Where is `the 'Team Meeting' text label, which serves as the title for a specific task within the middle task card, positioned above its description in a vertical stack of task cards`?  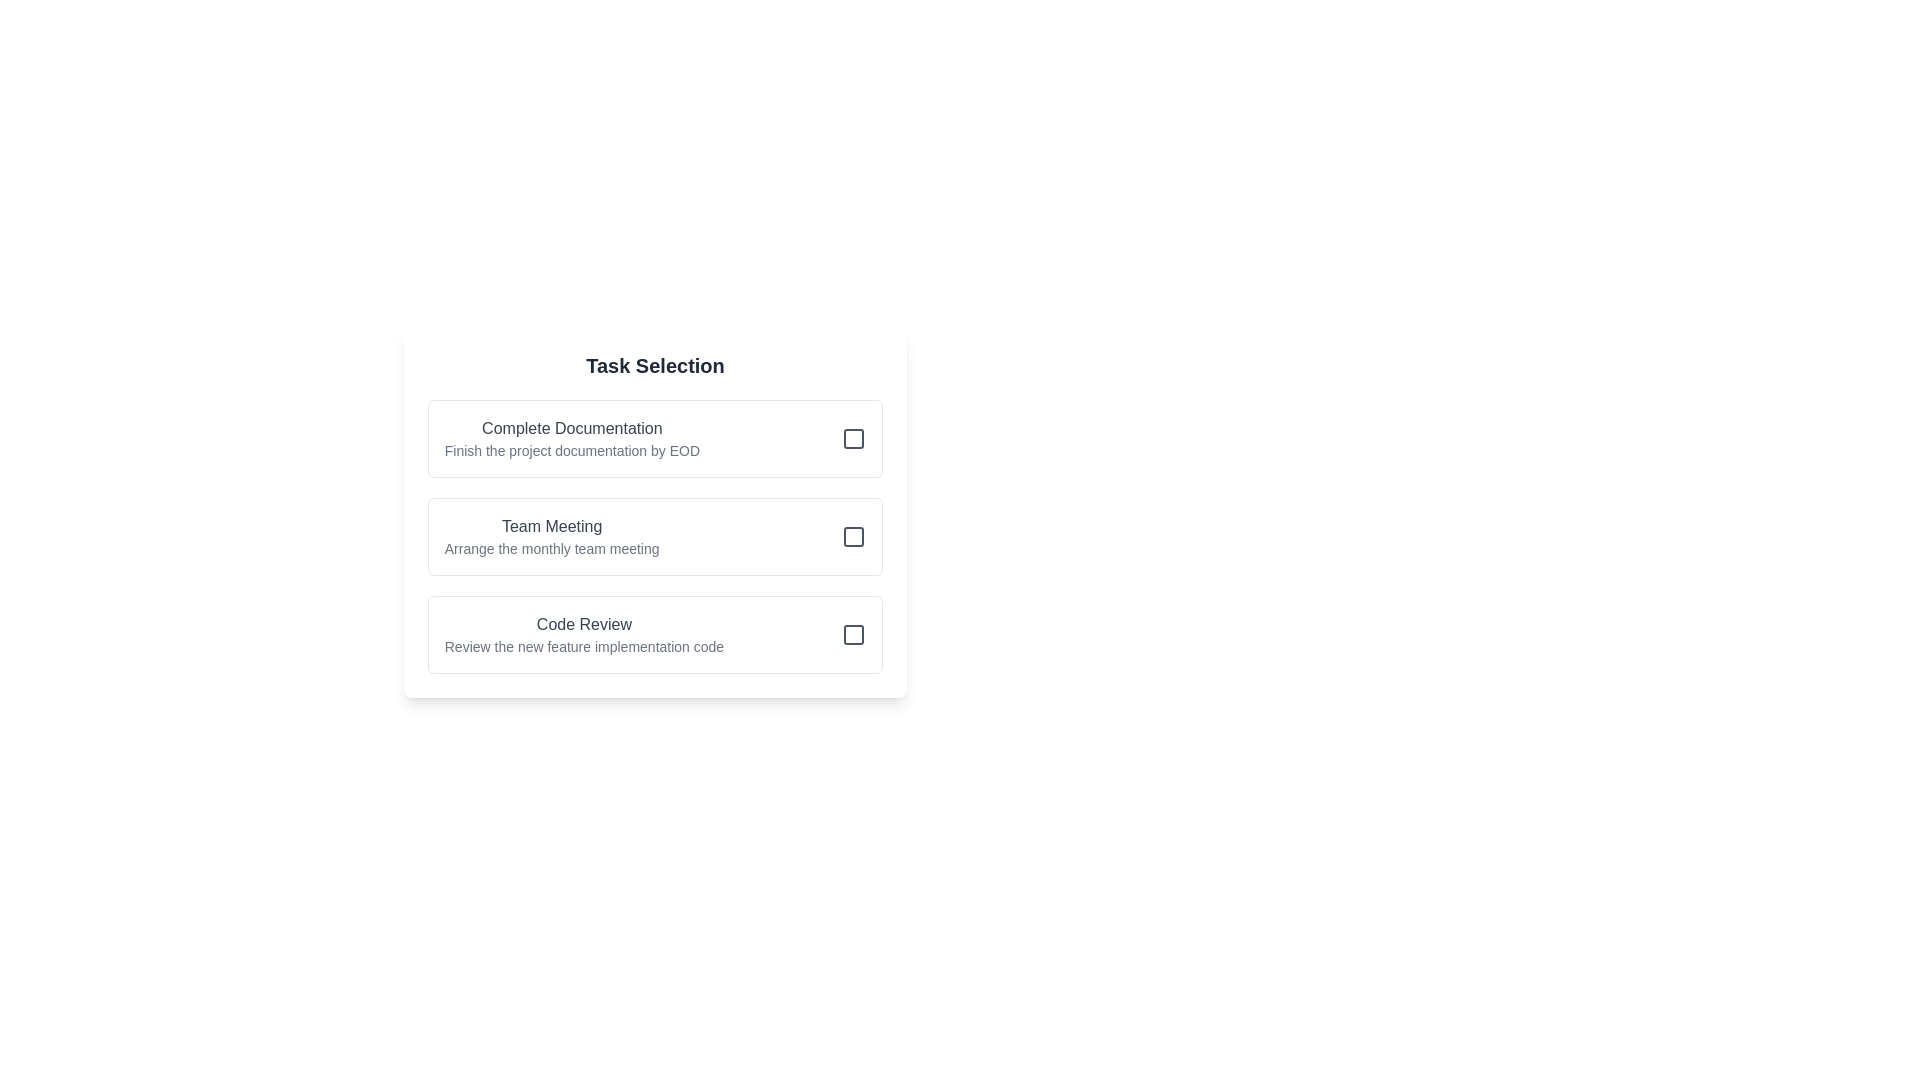 the 'Team Meeting' text label, which serves as the title for a specific task within the middle task card, positioned above its description in a vertical stack of task cards is located at coordinates (552, 526).